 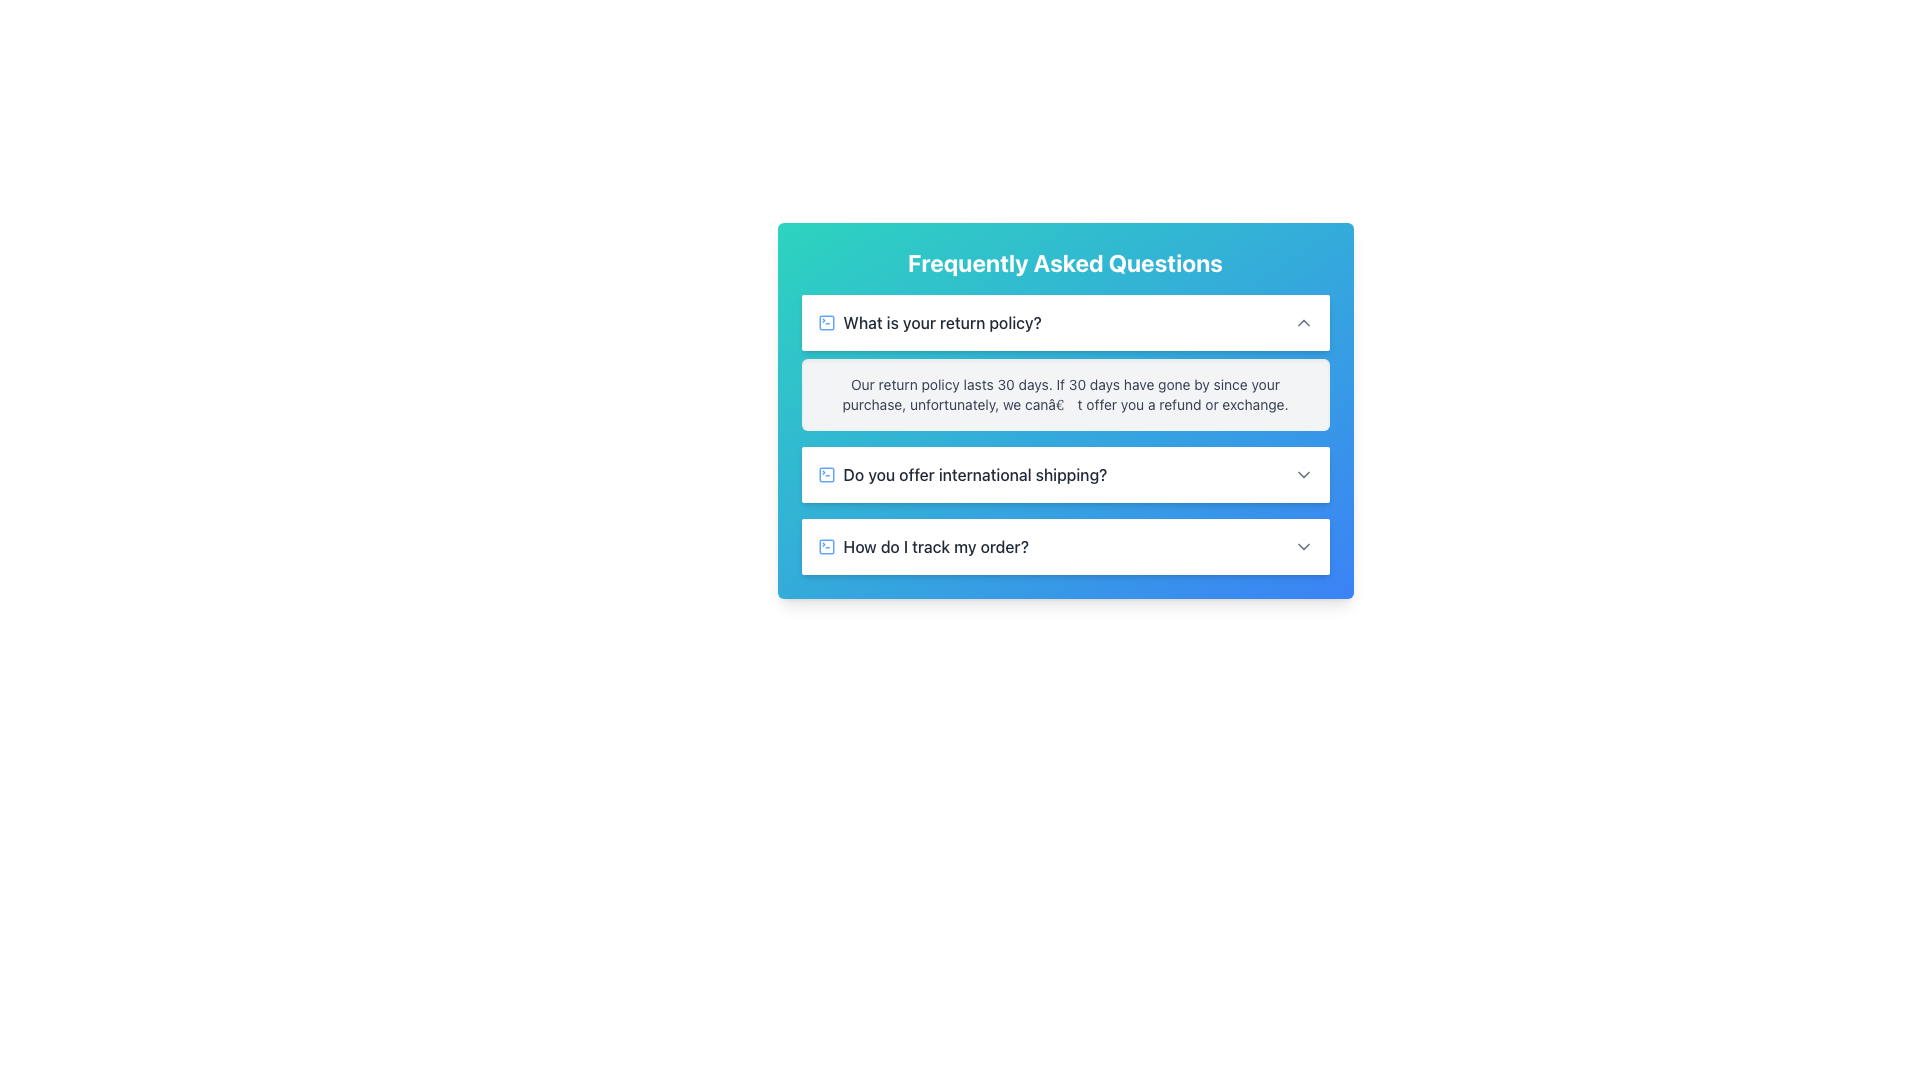 I want to click on the downward-pointing gray arrow icon located in the center-right section of the 'Do you offer international shipping?' list item, so click(x=1303, y=474).